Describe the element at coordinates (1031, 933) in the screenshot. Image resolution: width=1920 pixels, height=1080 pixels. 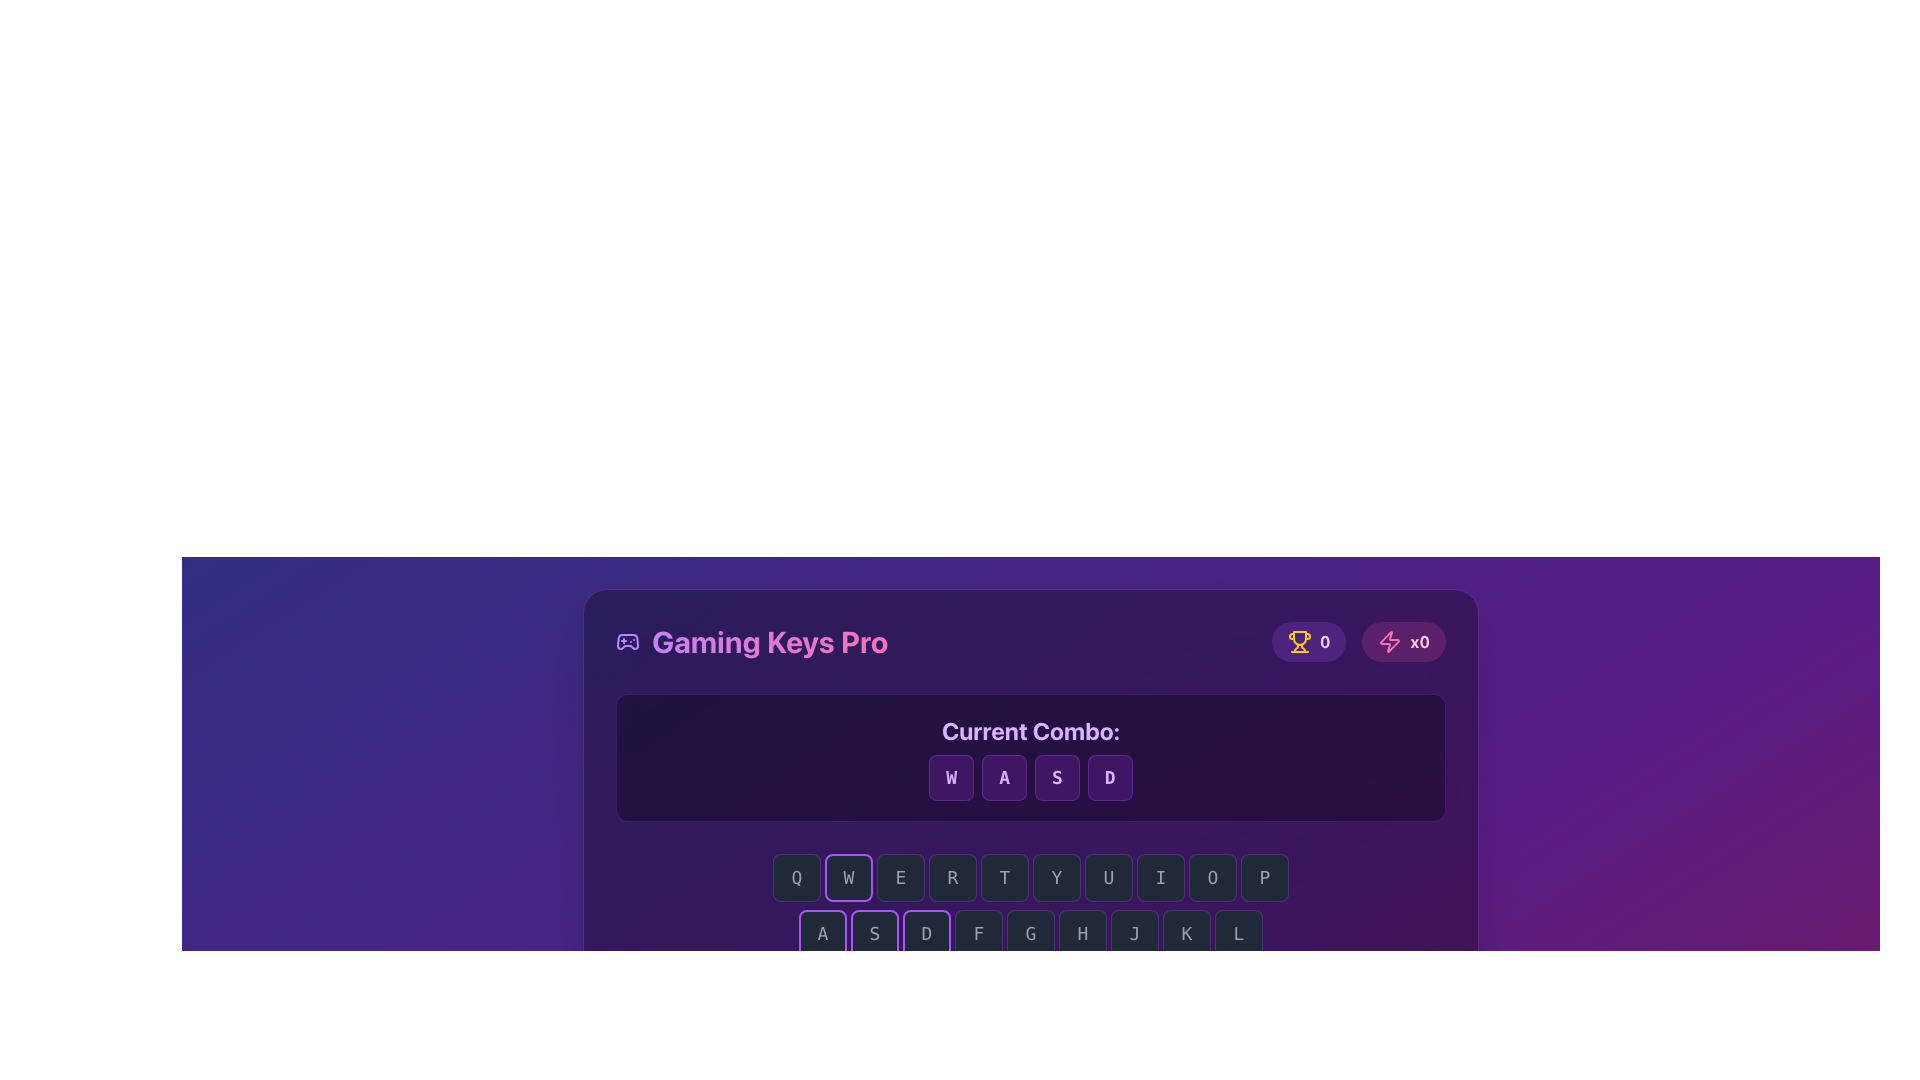
I see `the 'G' button on the virtual keyboard to interact with it` at that location.